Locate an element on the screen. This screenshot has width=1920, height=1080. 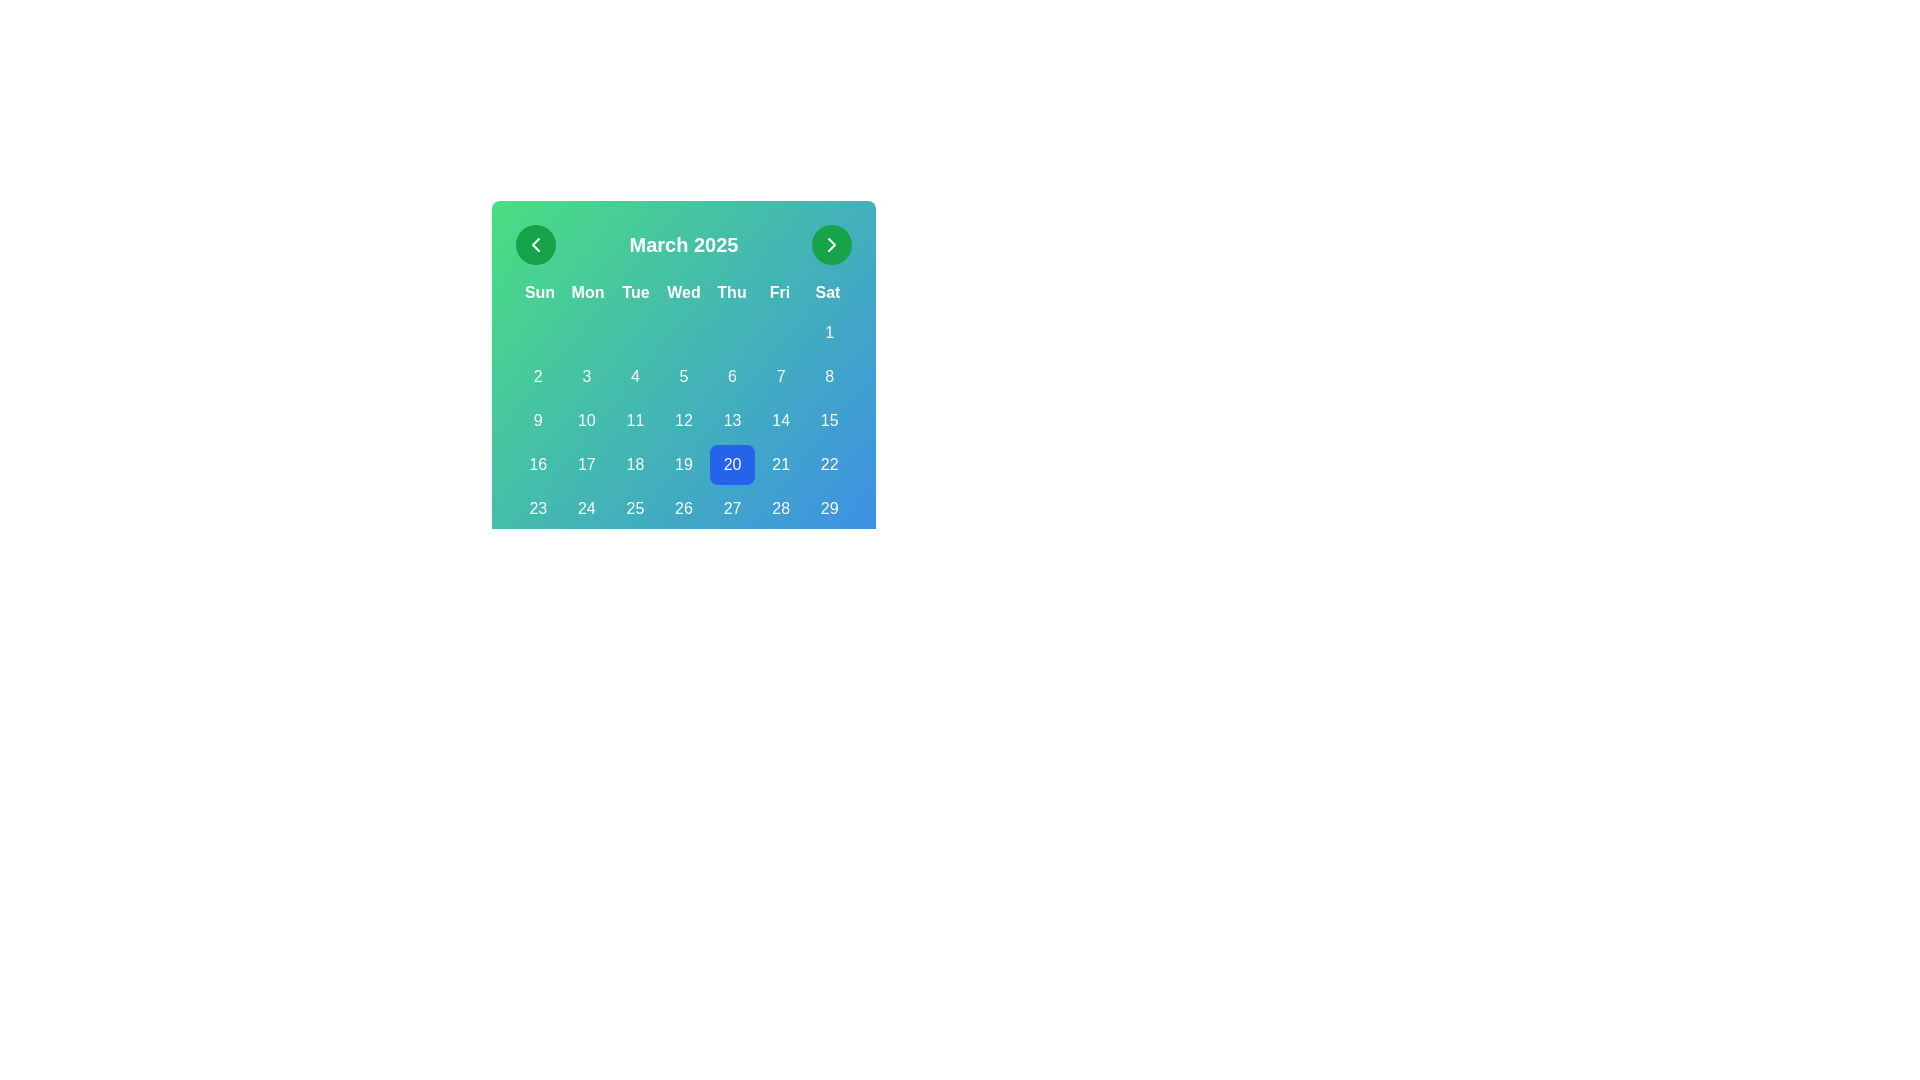
the button labeled '1' which is a small, rounded rectangle located in the top right corner of a grid layout is located at coordinates (829, 331).